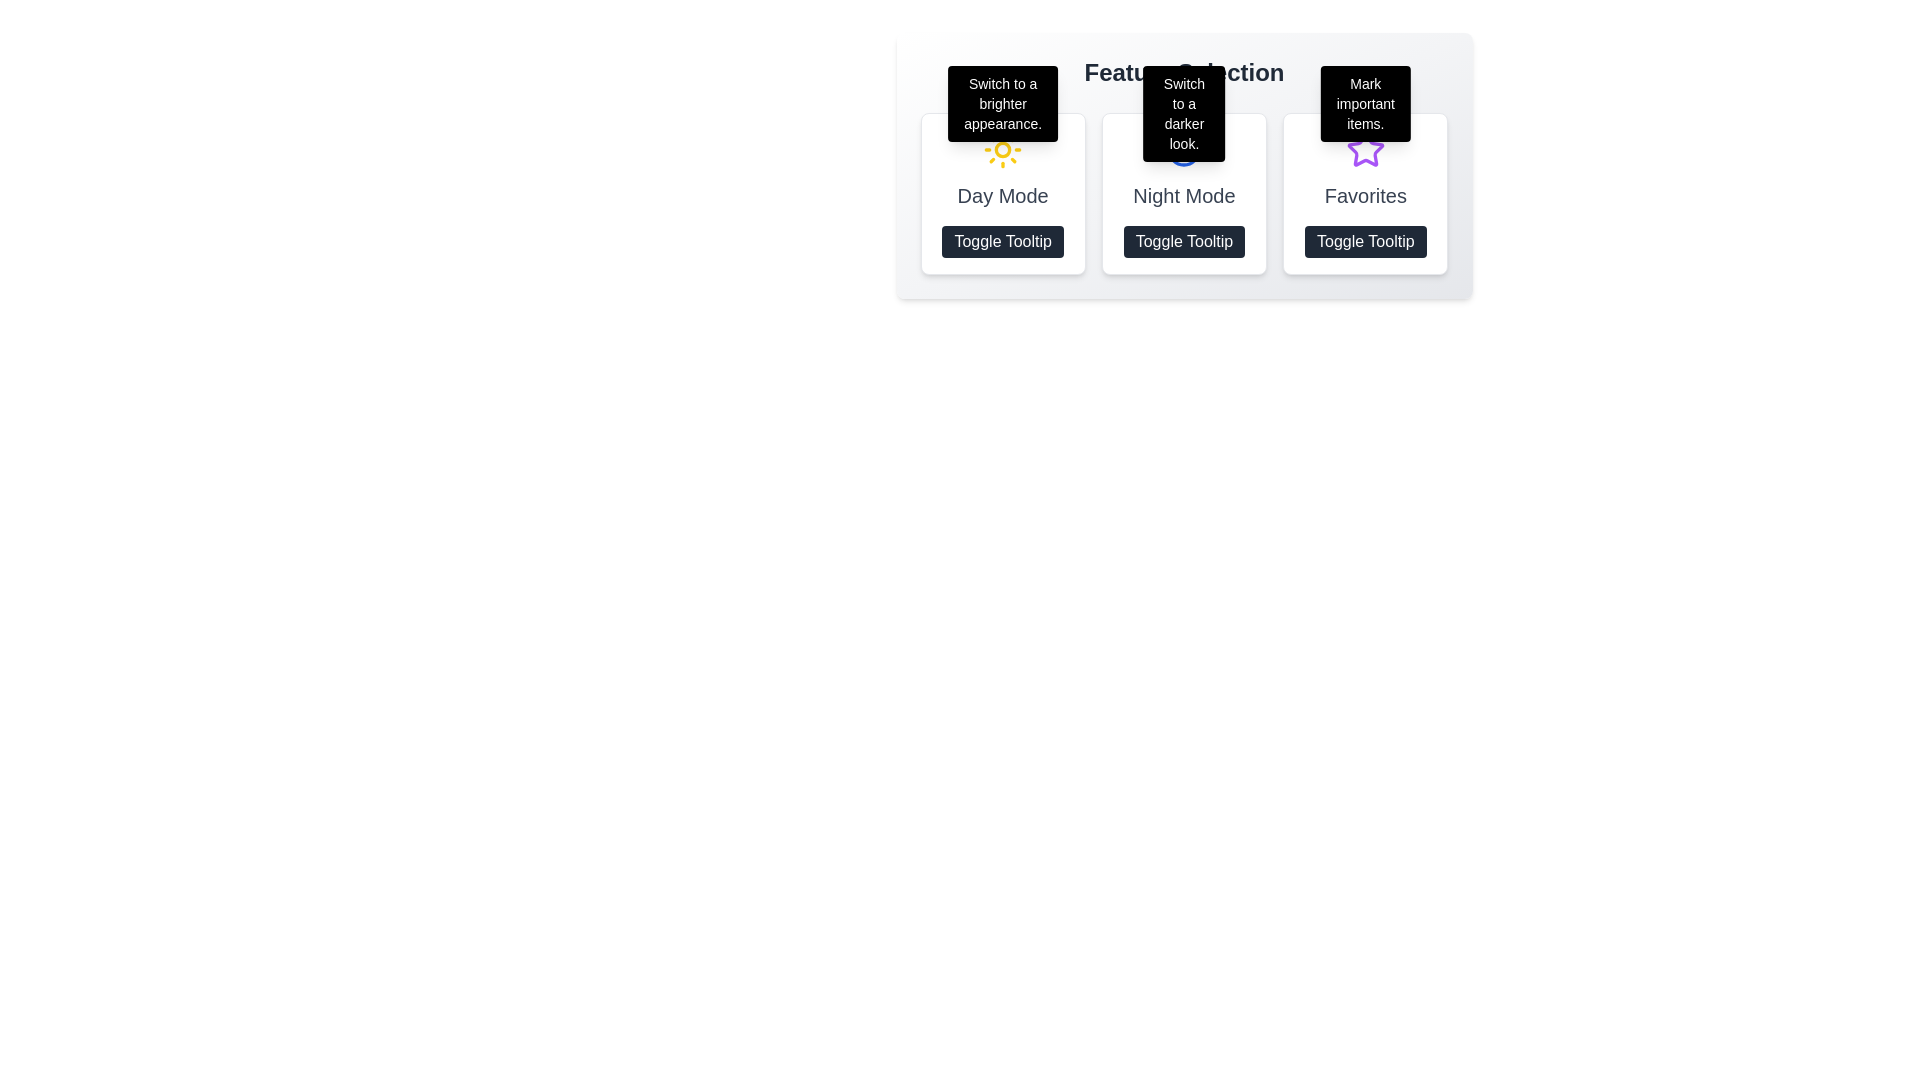 This screenshot has width=1920, height=1080. Describe the element at coordinates (1184, 193) in the screenshot. I see `the 'Night Mode' button, which is the second item in a horizontal grid and features a crescent moon icon on a white background` at that location.